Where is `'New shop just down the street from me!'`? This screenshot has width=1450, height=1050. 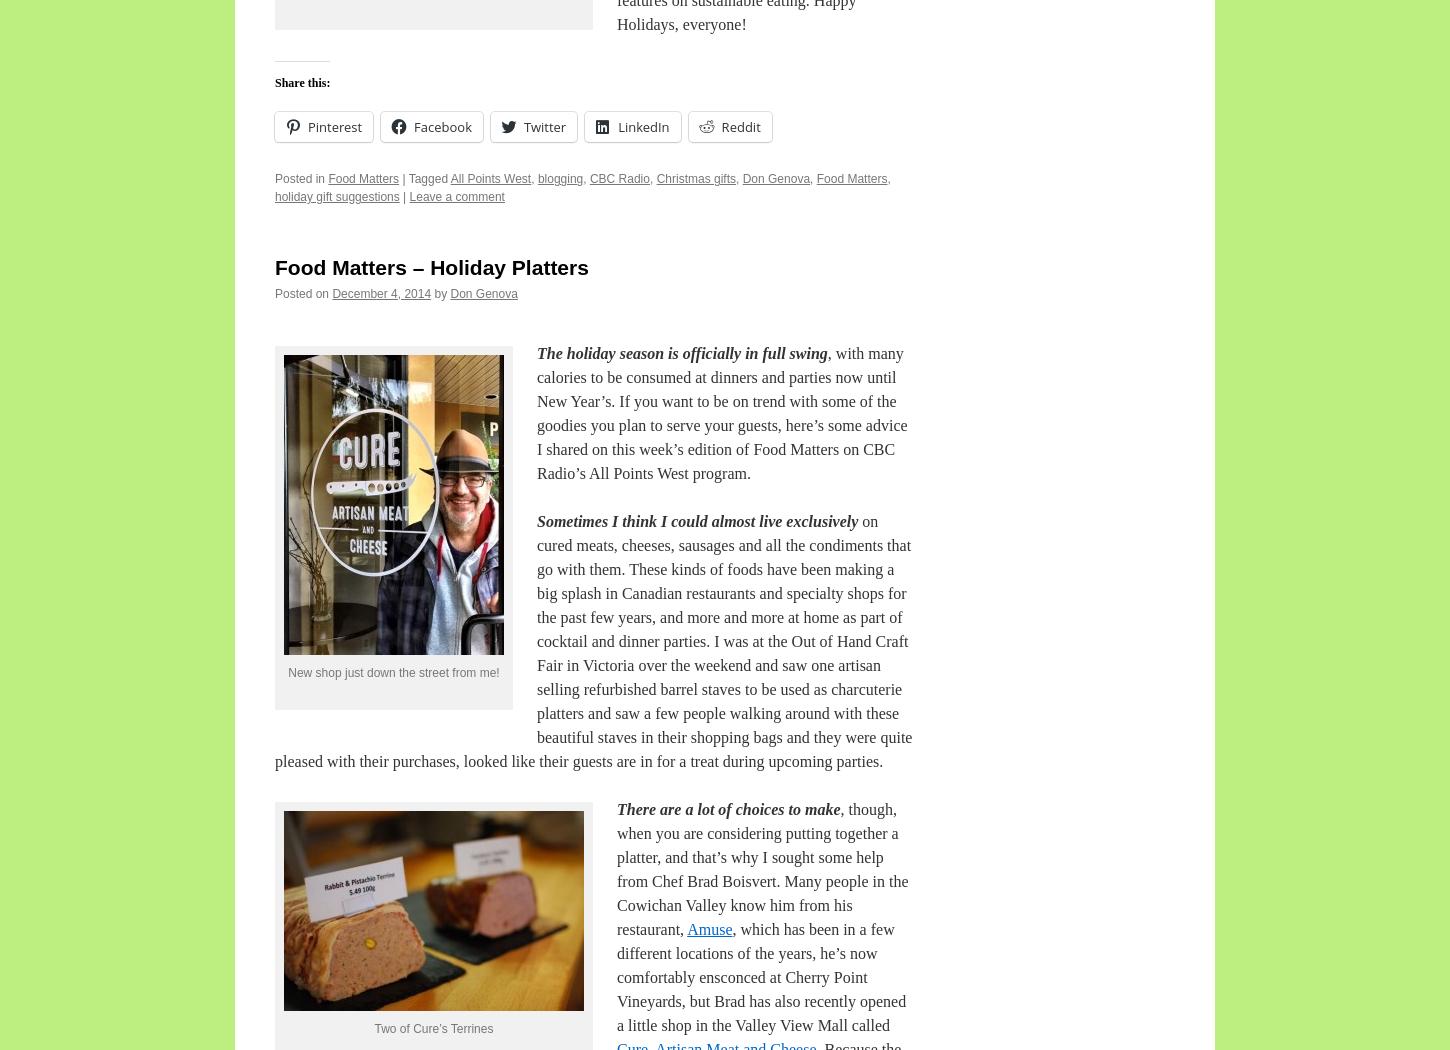
'New shop just down the street from me!' is located at coordinates (392, 671).